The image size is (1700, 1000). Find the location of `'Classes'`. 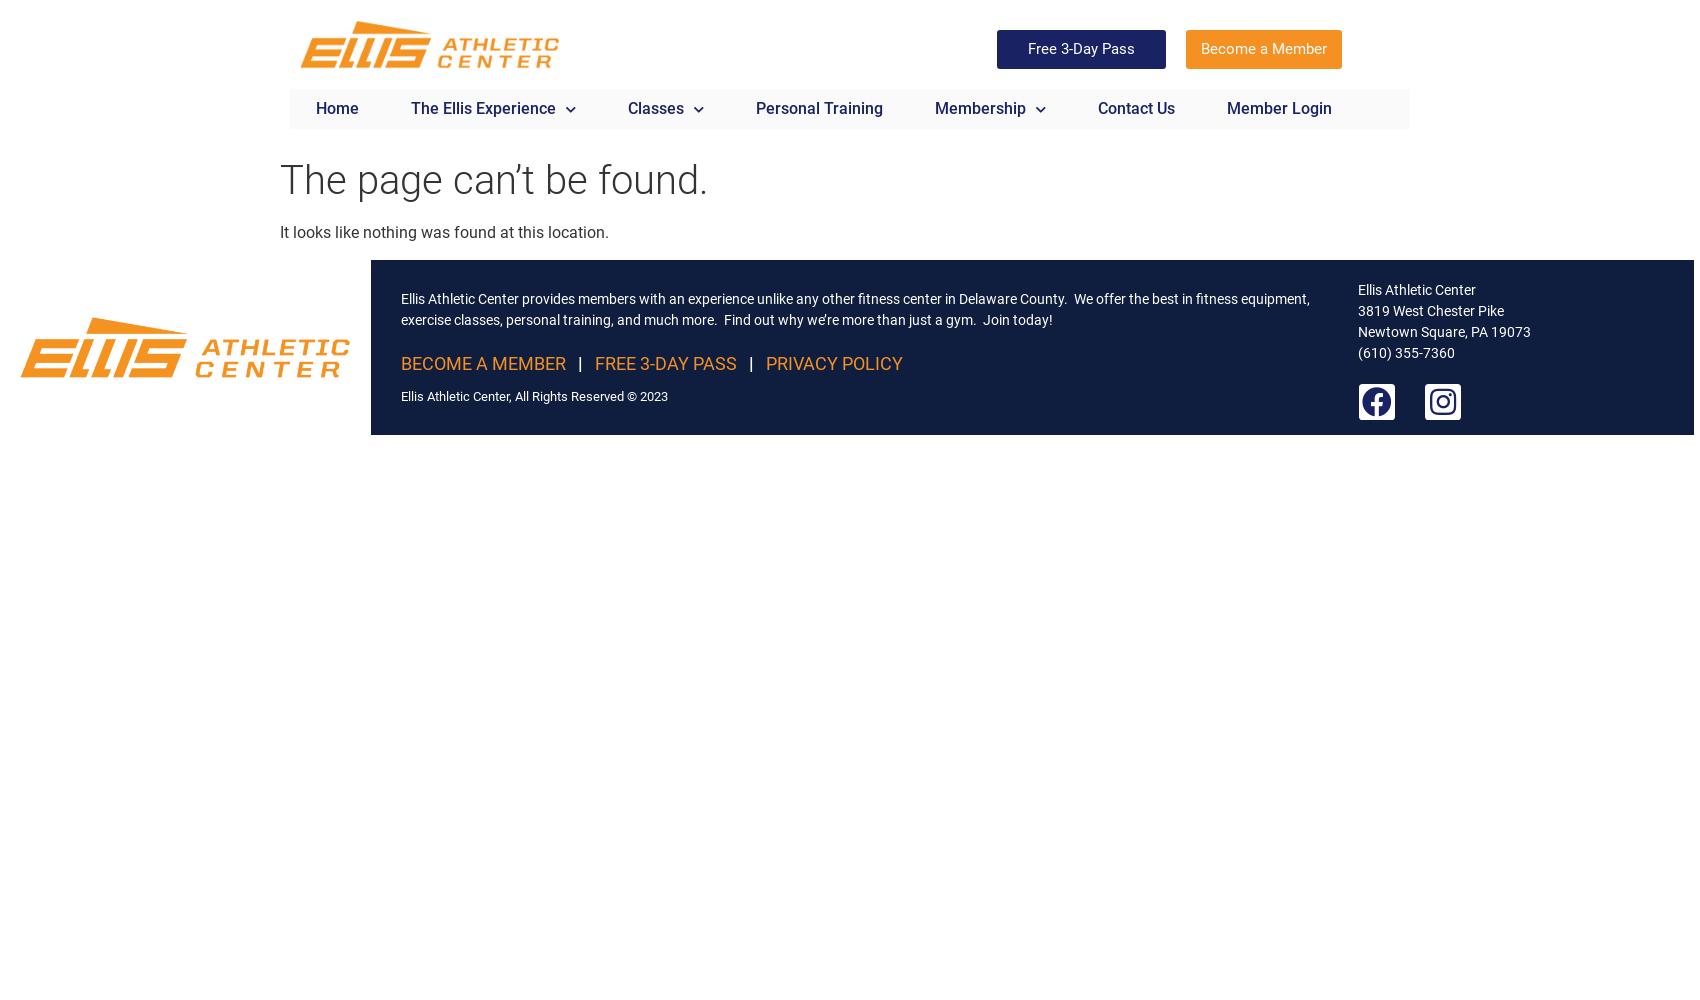

'Classes' is located at coordinates (656, 107).